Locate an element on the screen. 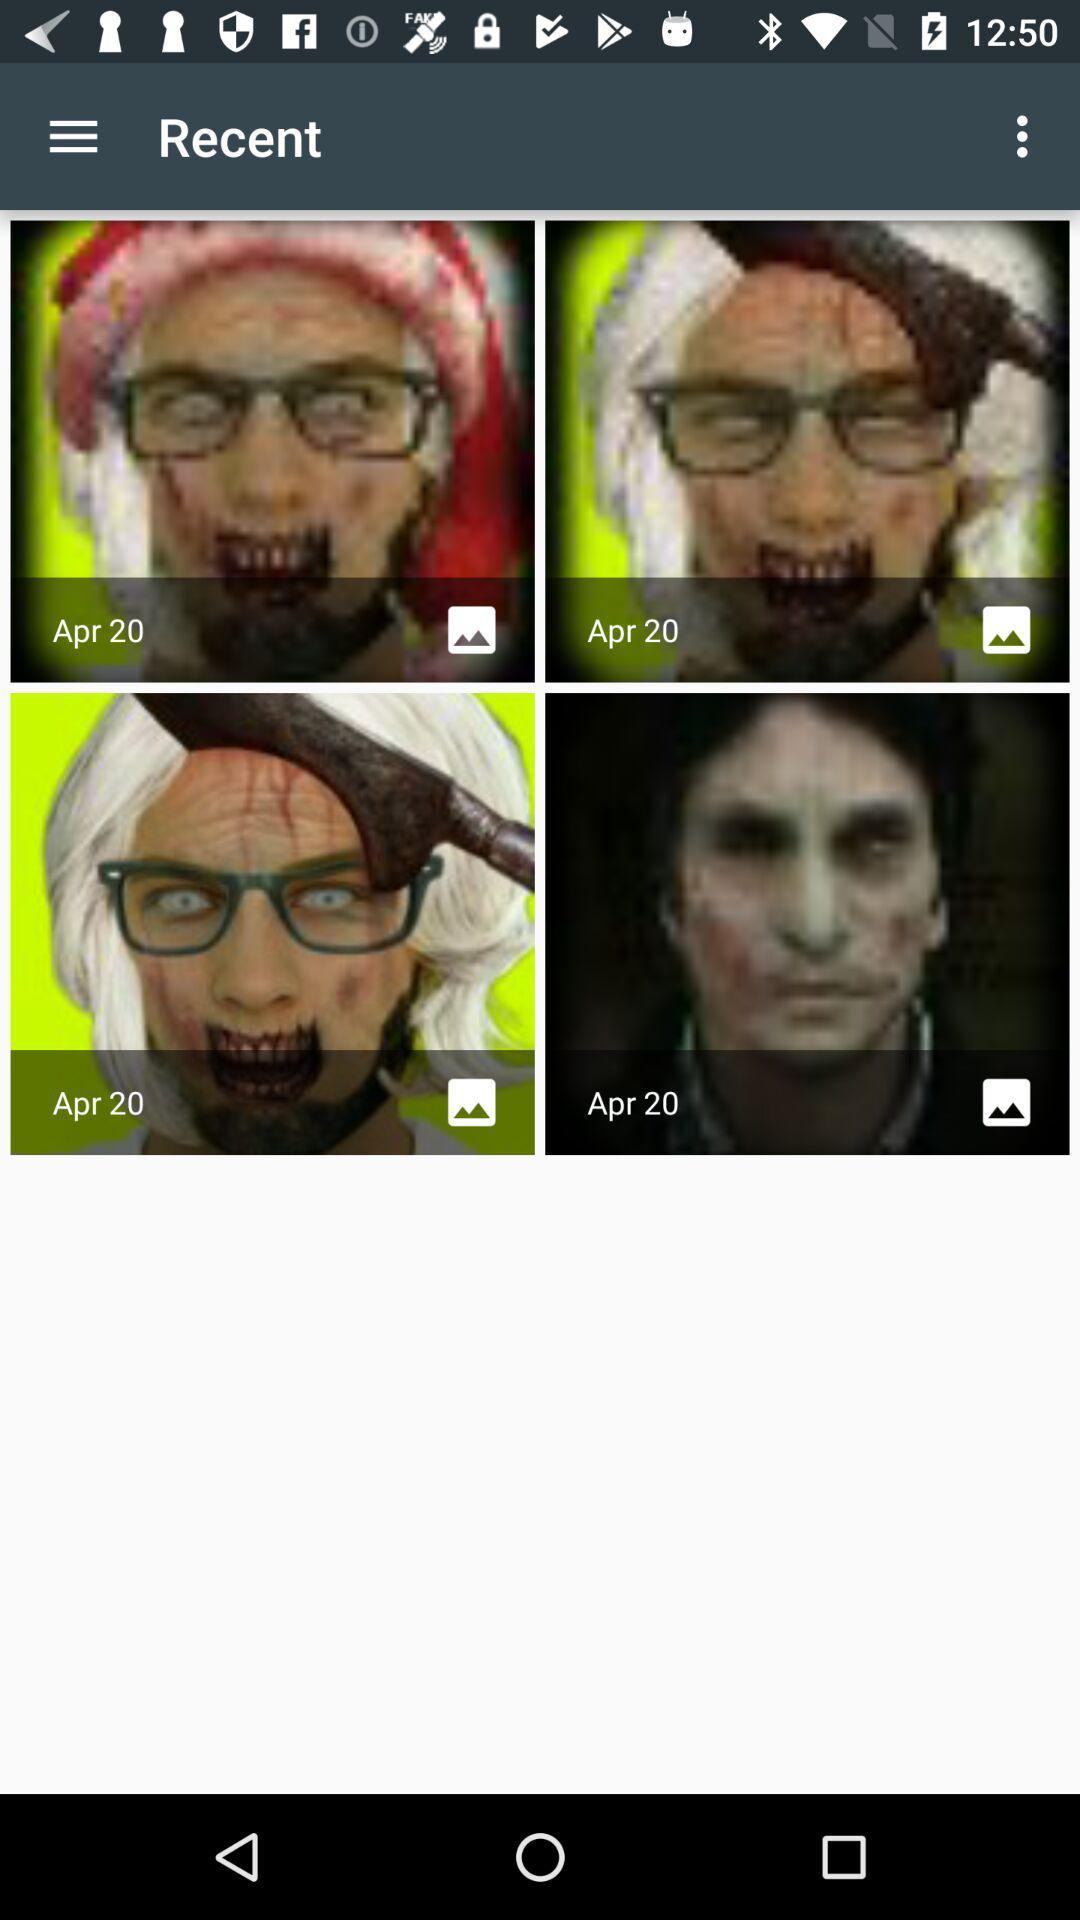 Image resolution: width=1080 pixels, height=1920 pixels. the fourth image which is located at bottom right corner is located at coordinates (806, 923).